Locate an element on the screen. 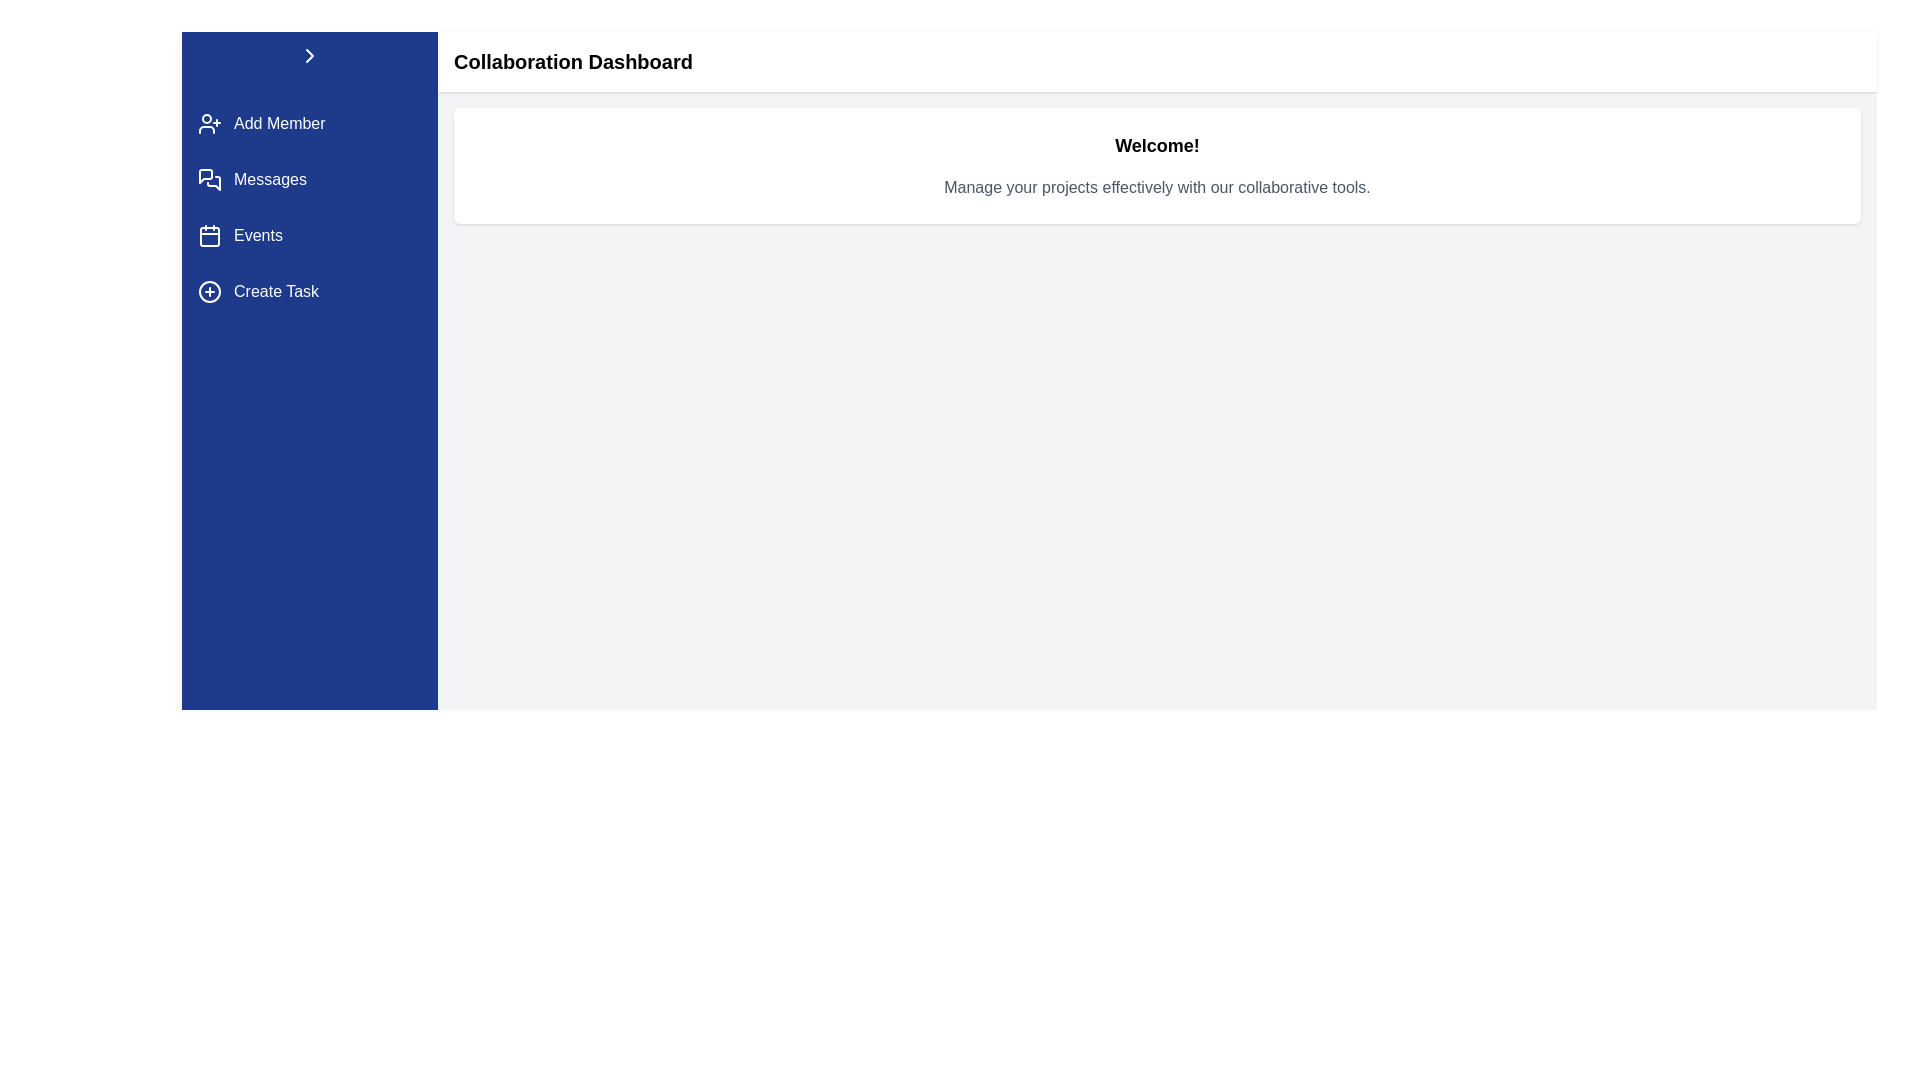 The image size is (1920, 1080). the 'Events' button in the vertical menu located between 'Messages' and 'Create Task' is located at coordinates (309, 234).